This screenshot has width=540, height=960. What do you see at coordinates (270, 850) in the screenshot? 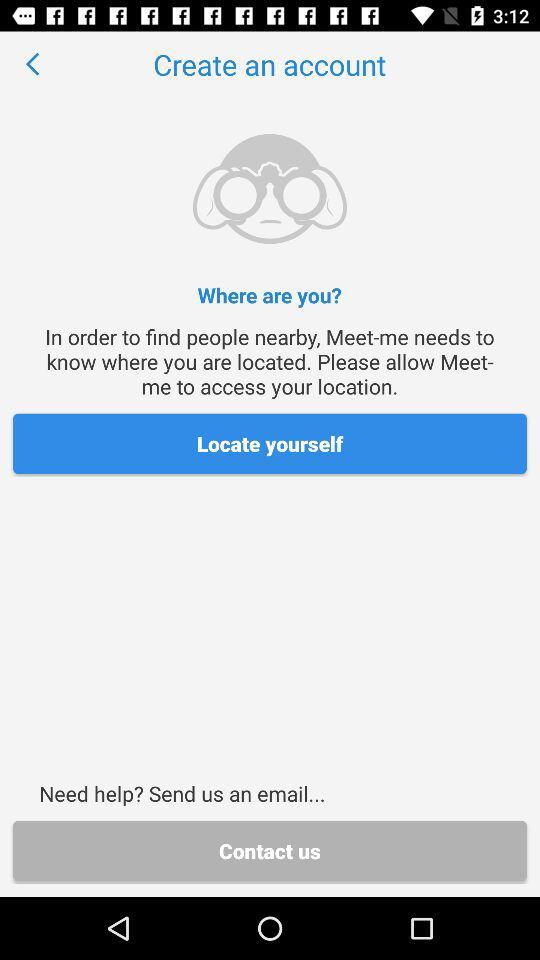
I see `the icon below the need help send icon` at bounding box center [270, 850].